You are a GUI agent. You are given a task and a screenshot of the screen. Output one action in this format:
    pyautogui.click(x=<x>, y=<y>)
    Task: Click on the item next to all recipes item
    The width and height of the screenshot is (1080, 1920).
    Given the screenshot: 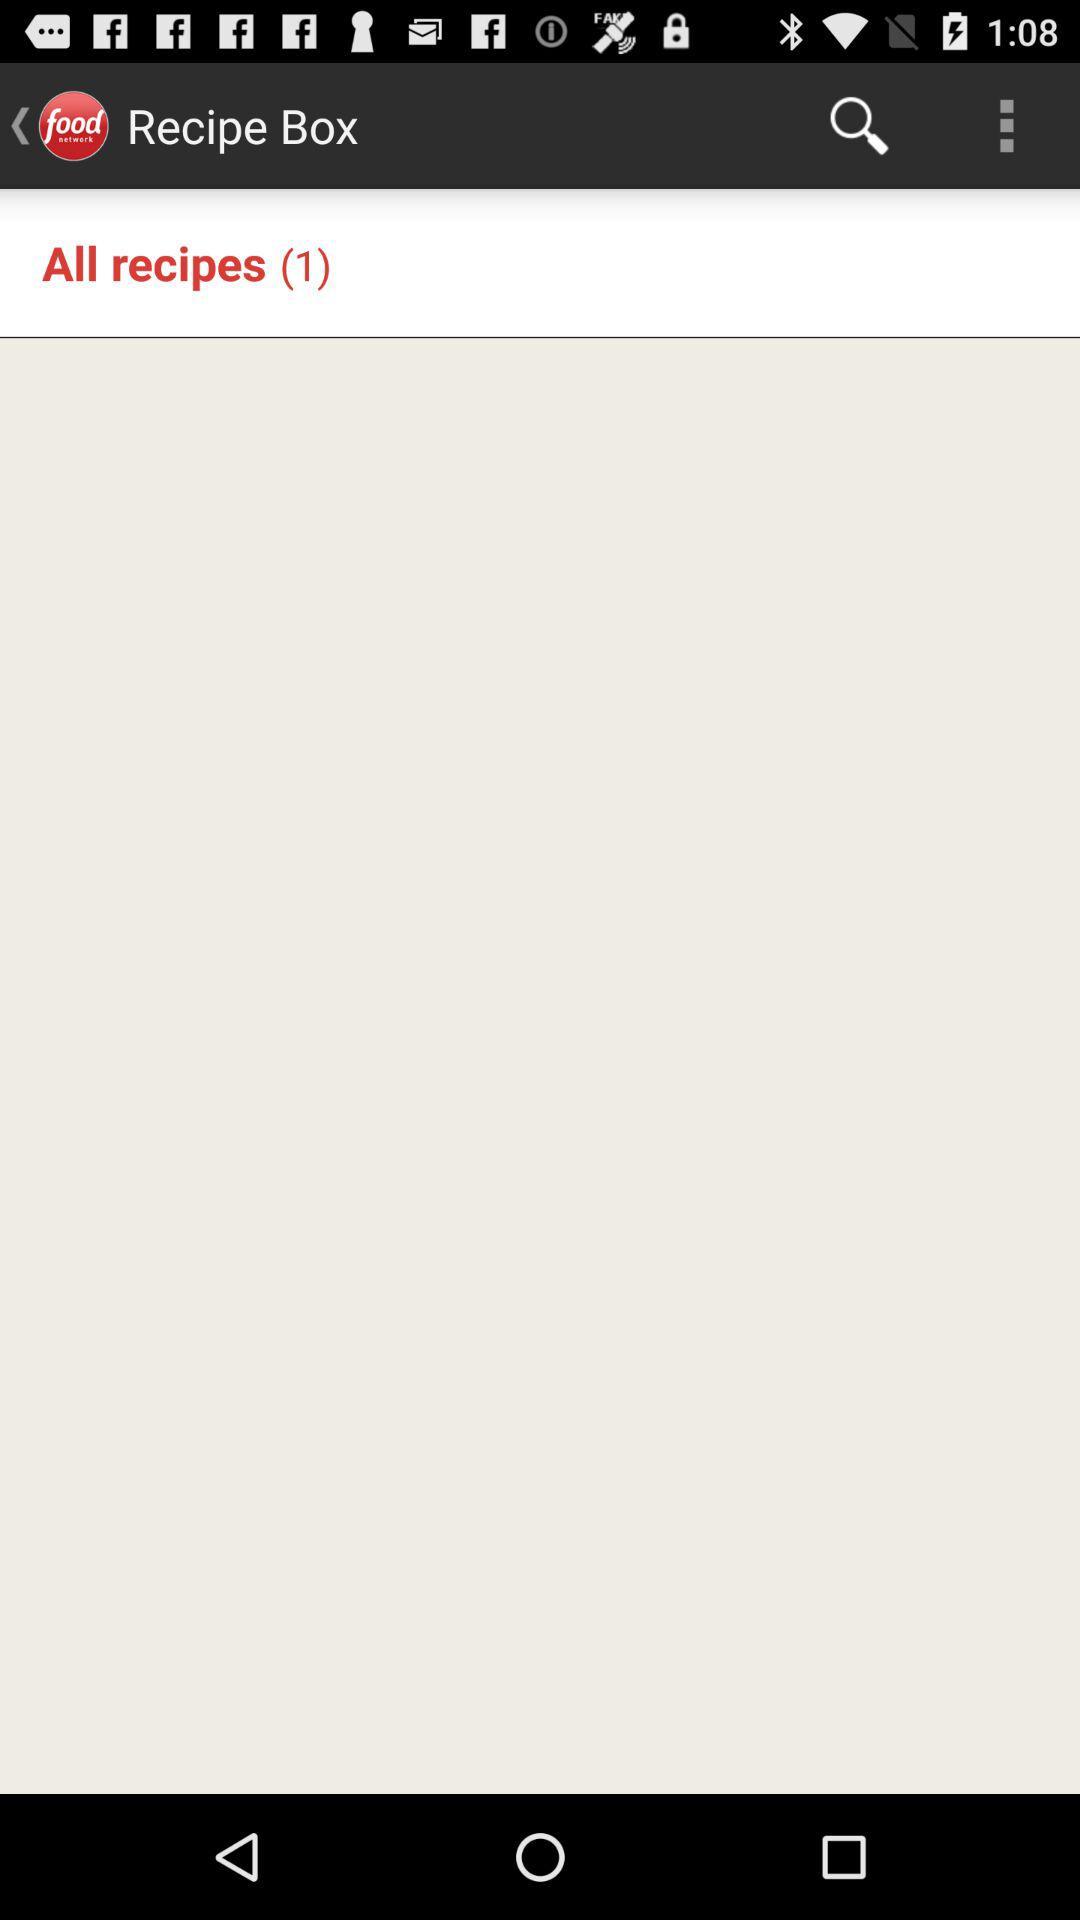 What is the action you would take?
    pyautogui.click(x=305, y=263)
    